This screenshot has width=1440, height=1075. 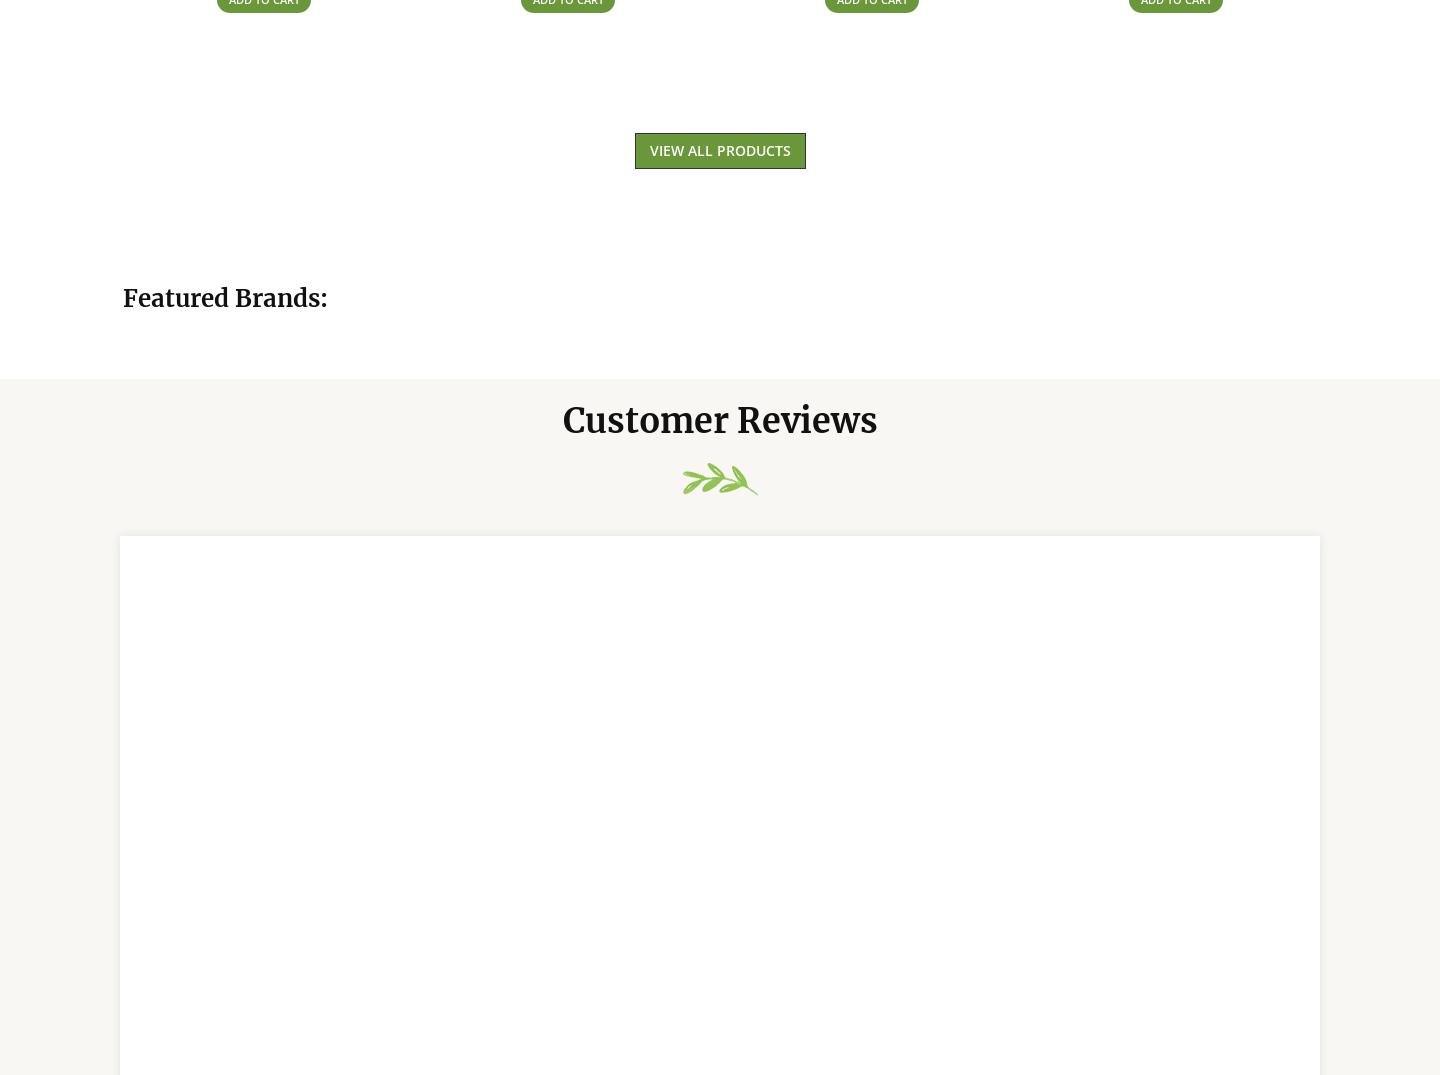 I want to click on 'Martha', so click(x=189, y=729).